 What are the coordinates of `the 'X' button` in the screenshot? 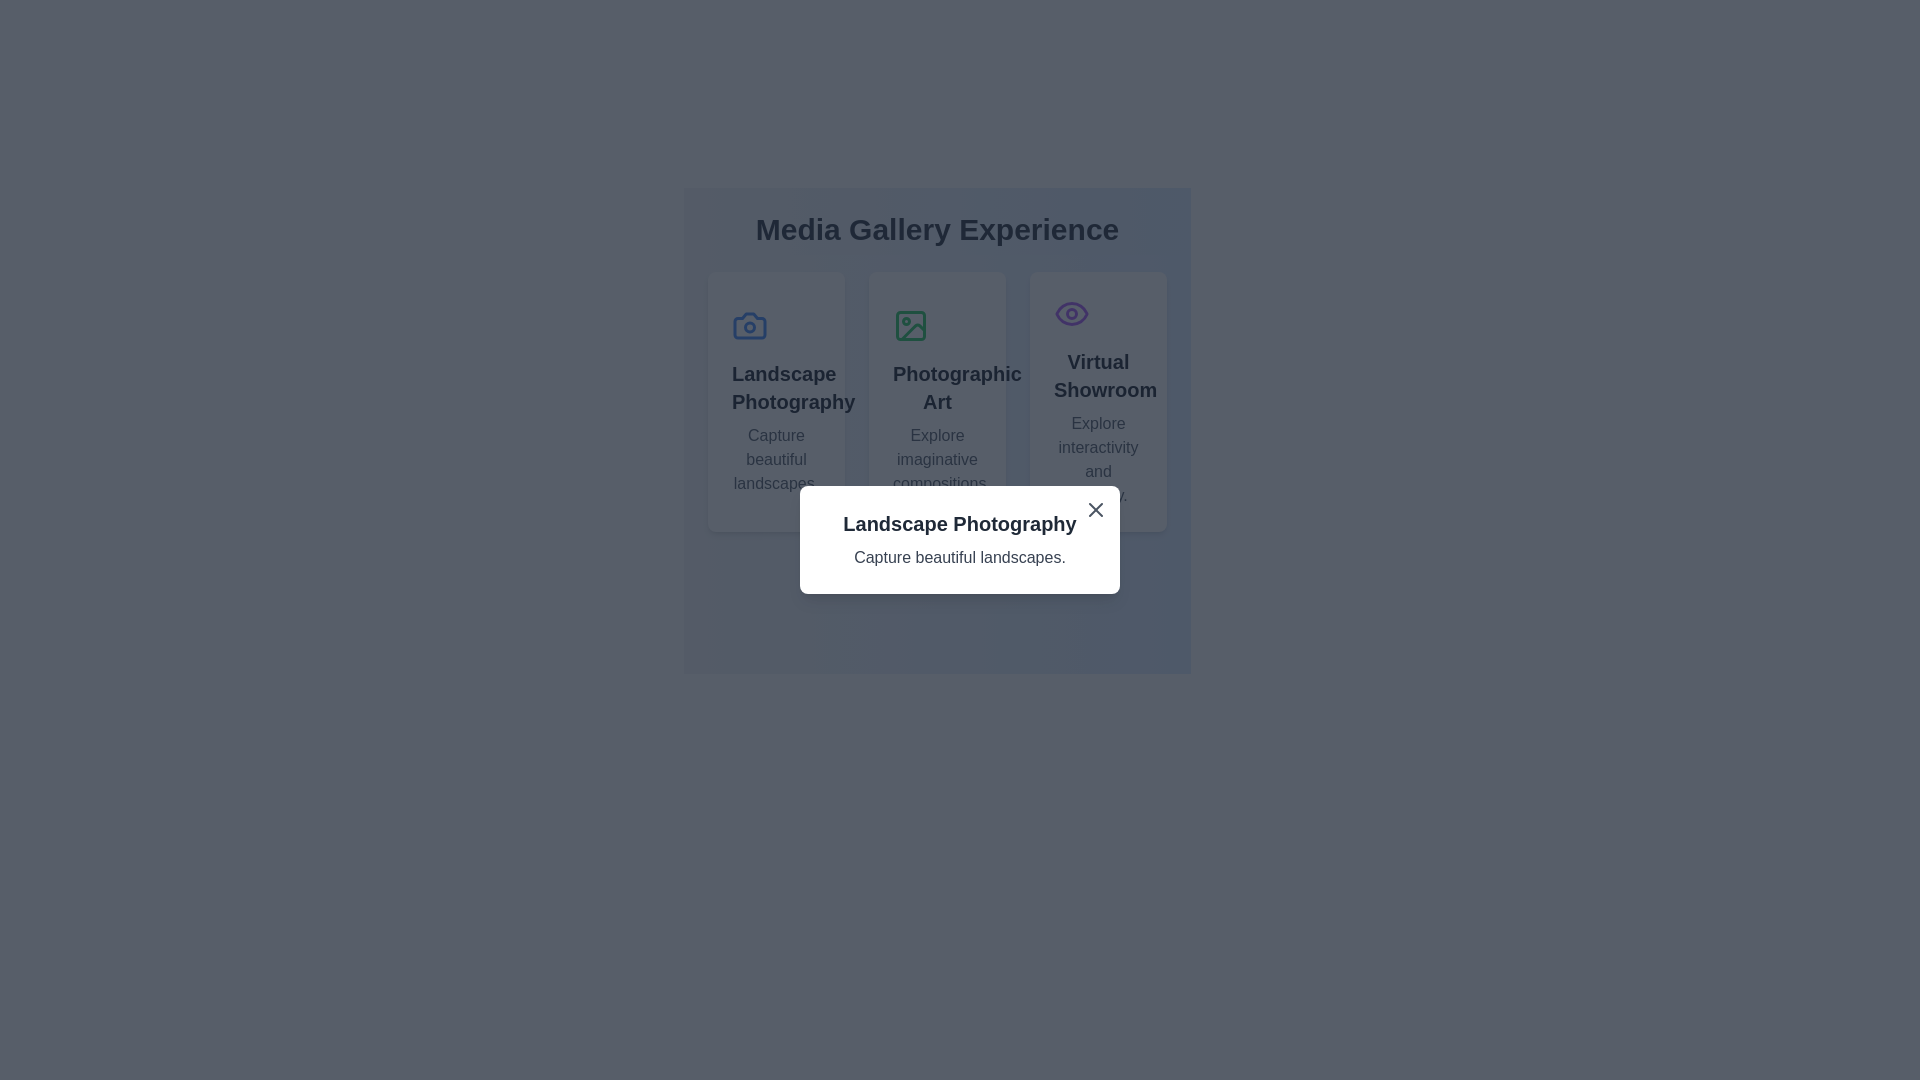 It's located at (1094, 508).